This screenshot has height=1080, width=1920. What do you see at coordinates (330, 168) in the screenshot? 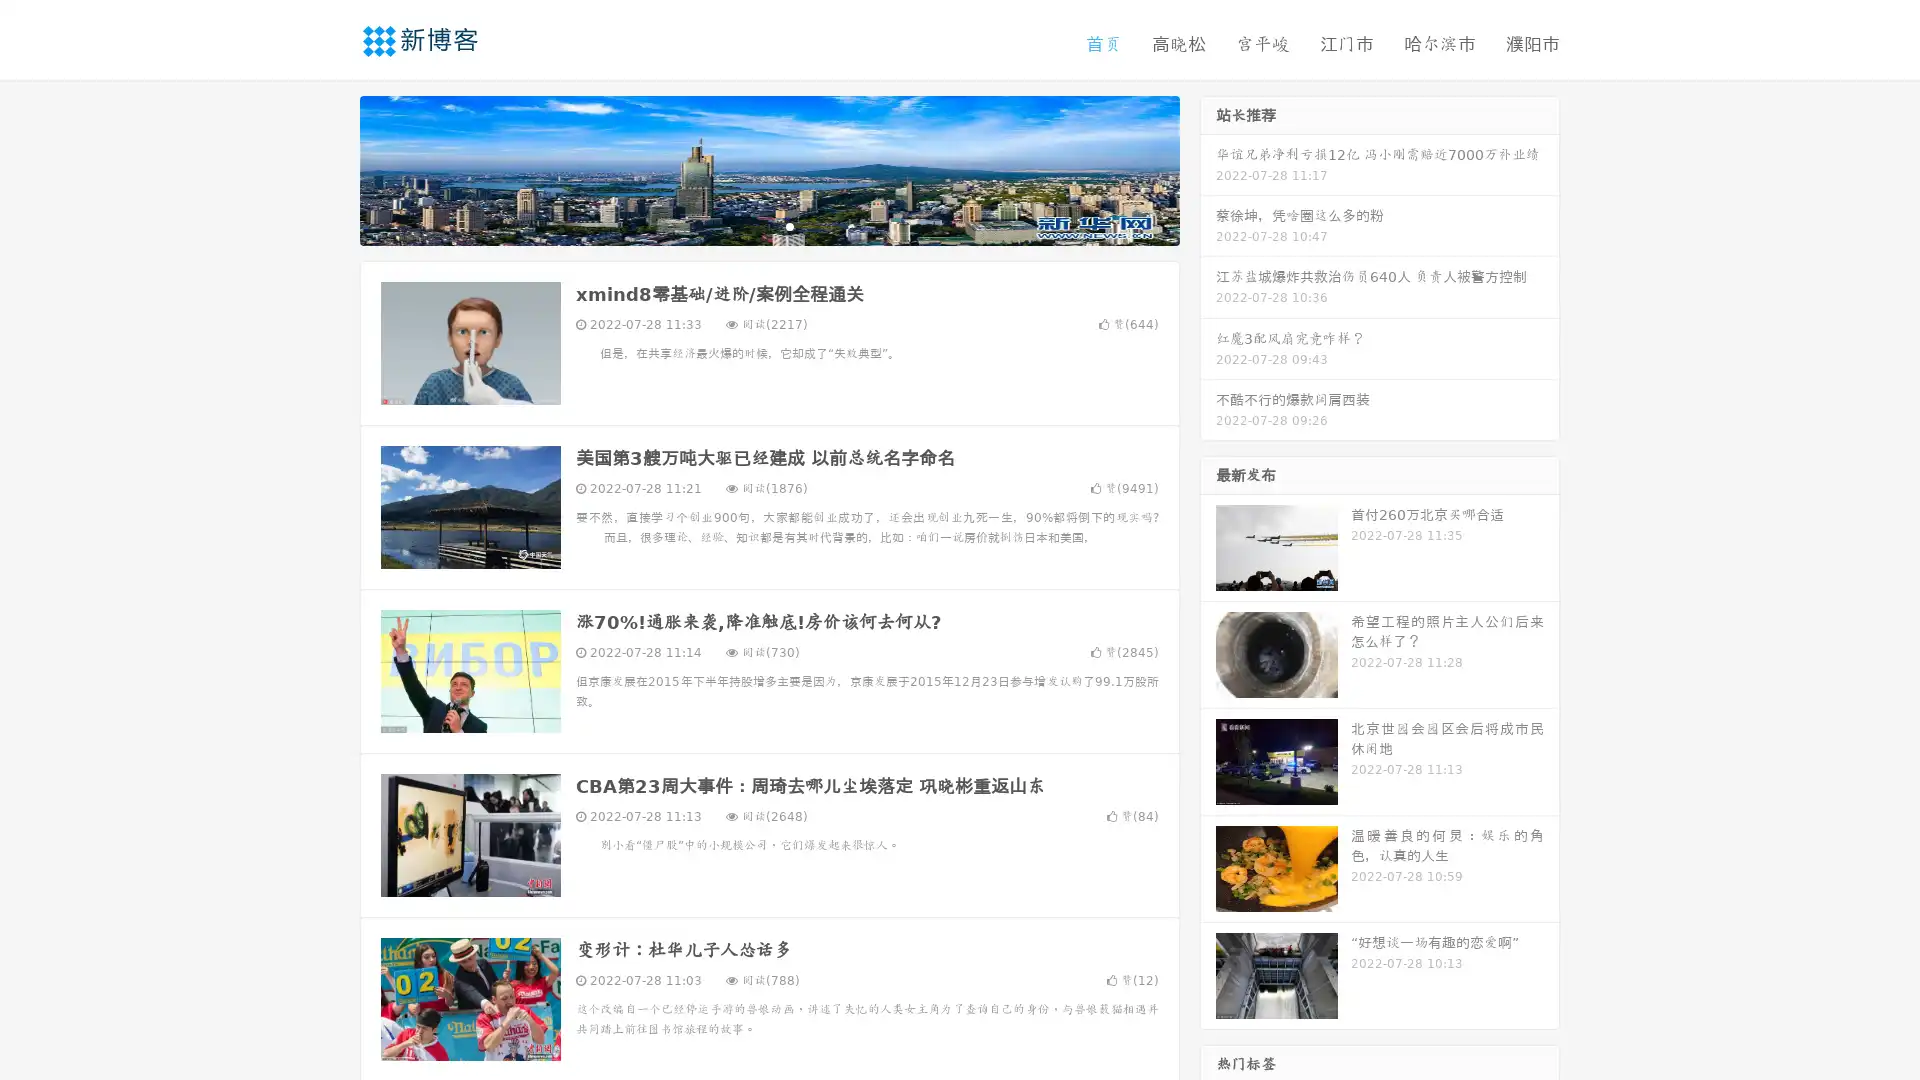
I see `Previous slide` at bounding box center [330, 168].